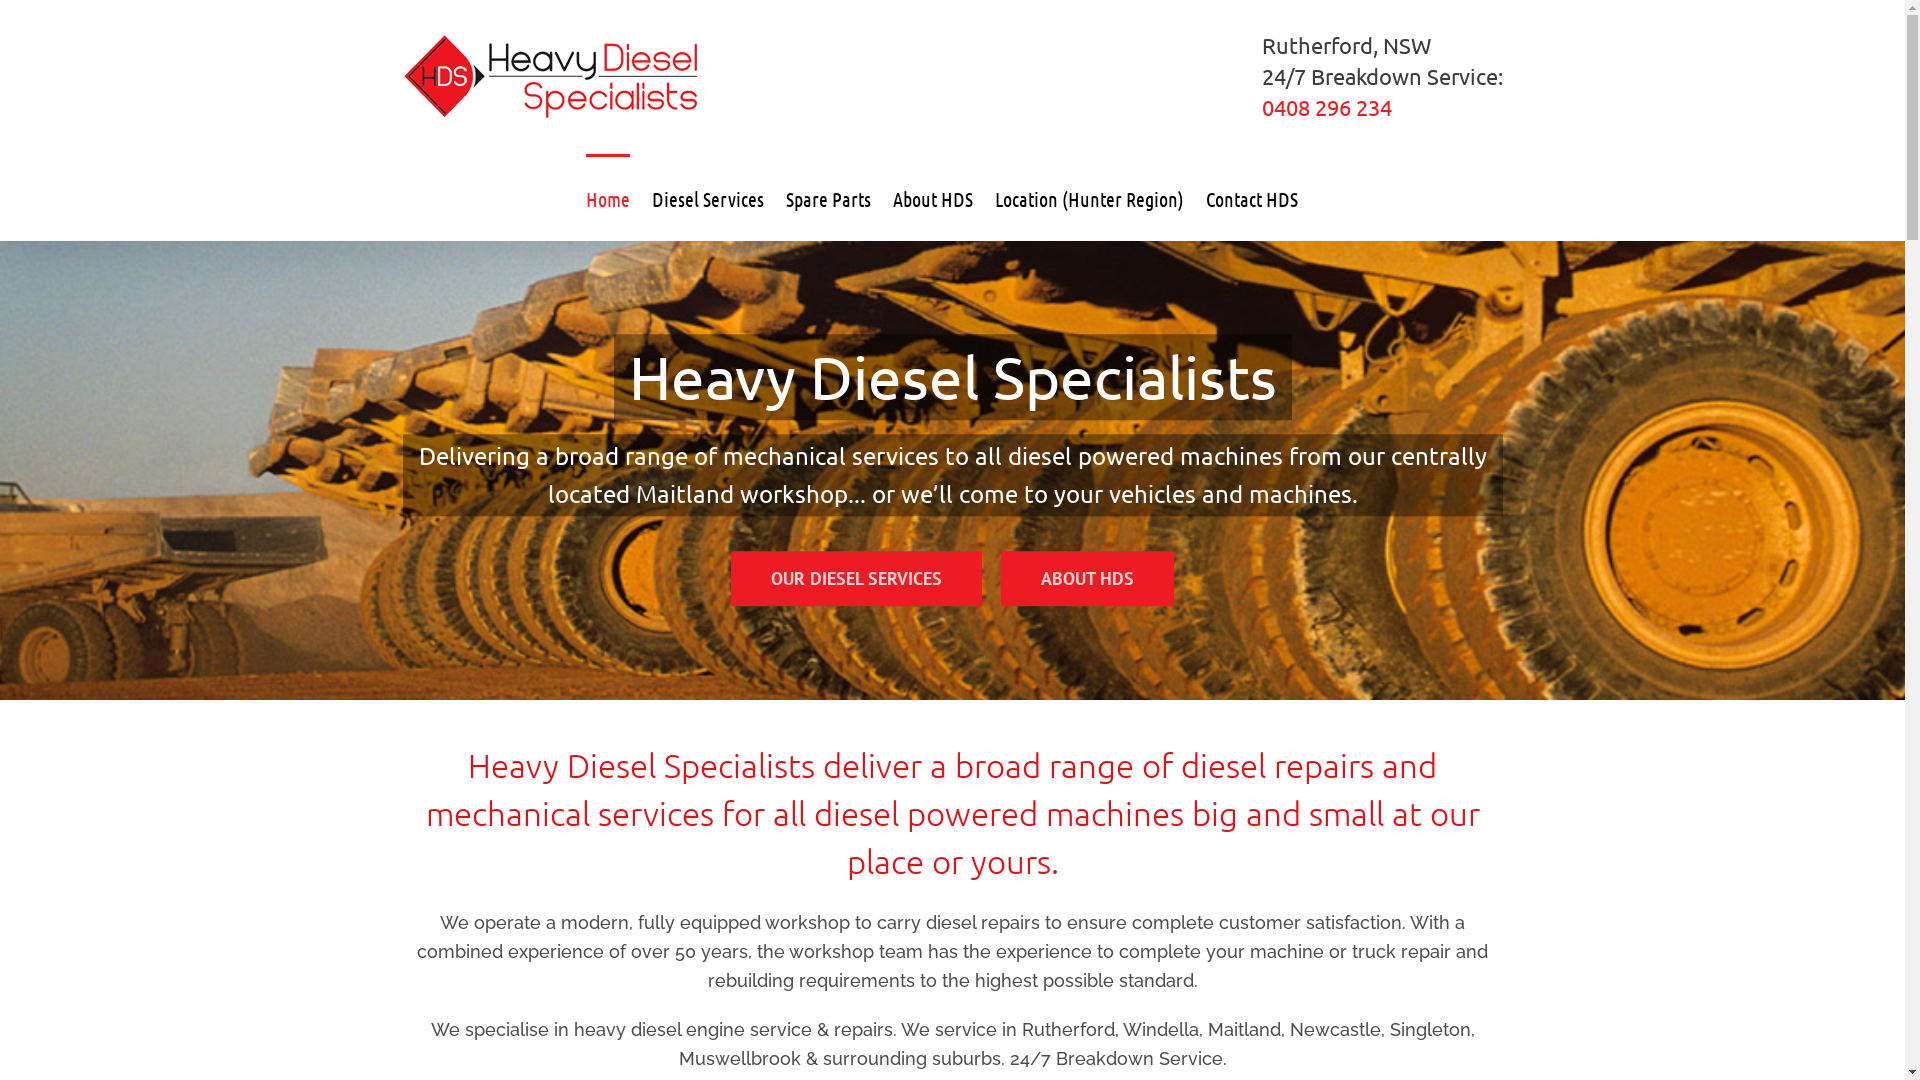  What do you see at coordinates (891, 196) in the screenshot?
I see `'About HDS'` at bounding box center [891, 196].